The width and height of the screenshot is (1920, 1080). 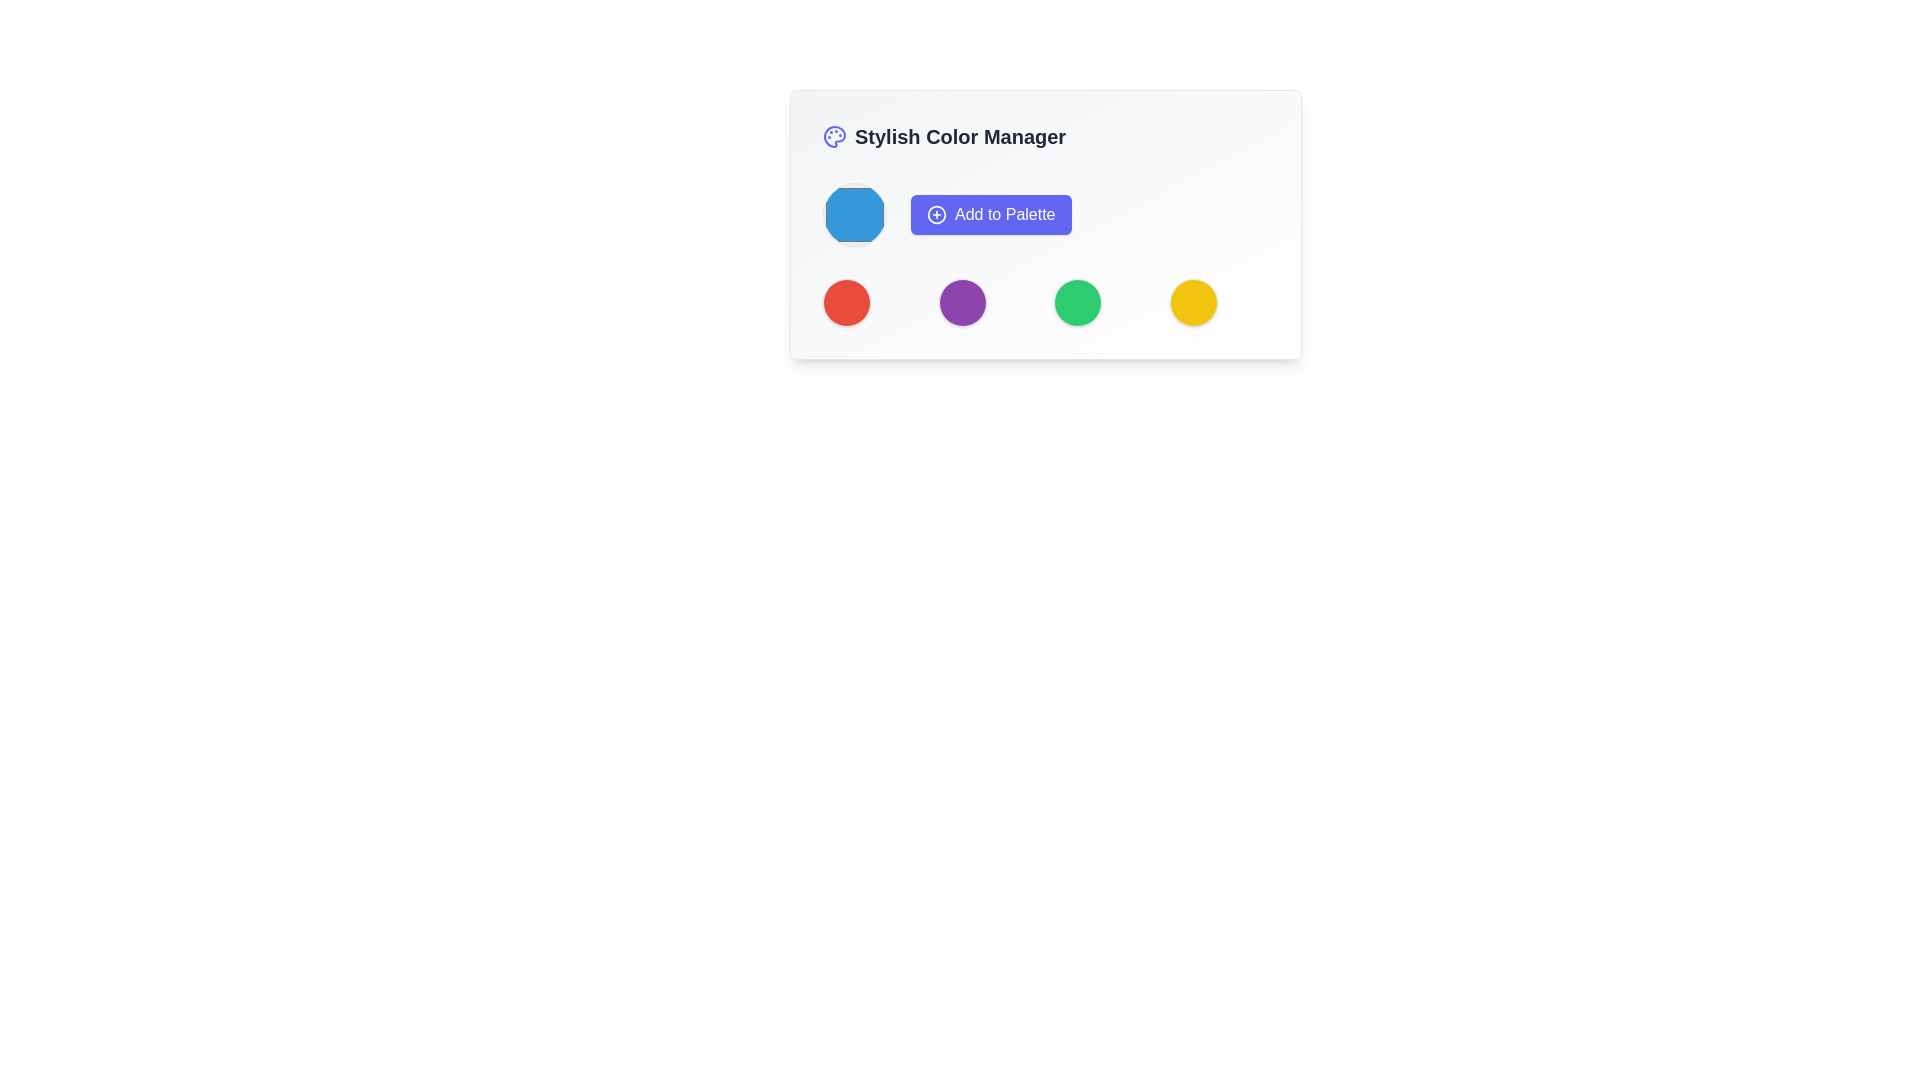 What do you see at coordinates (1077, 303) in the screenshot?
I see `the third button in a horizontal sequence of four circular buttons` at bounding box center [1077, 303].